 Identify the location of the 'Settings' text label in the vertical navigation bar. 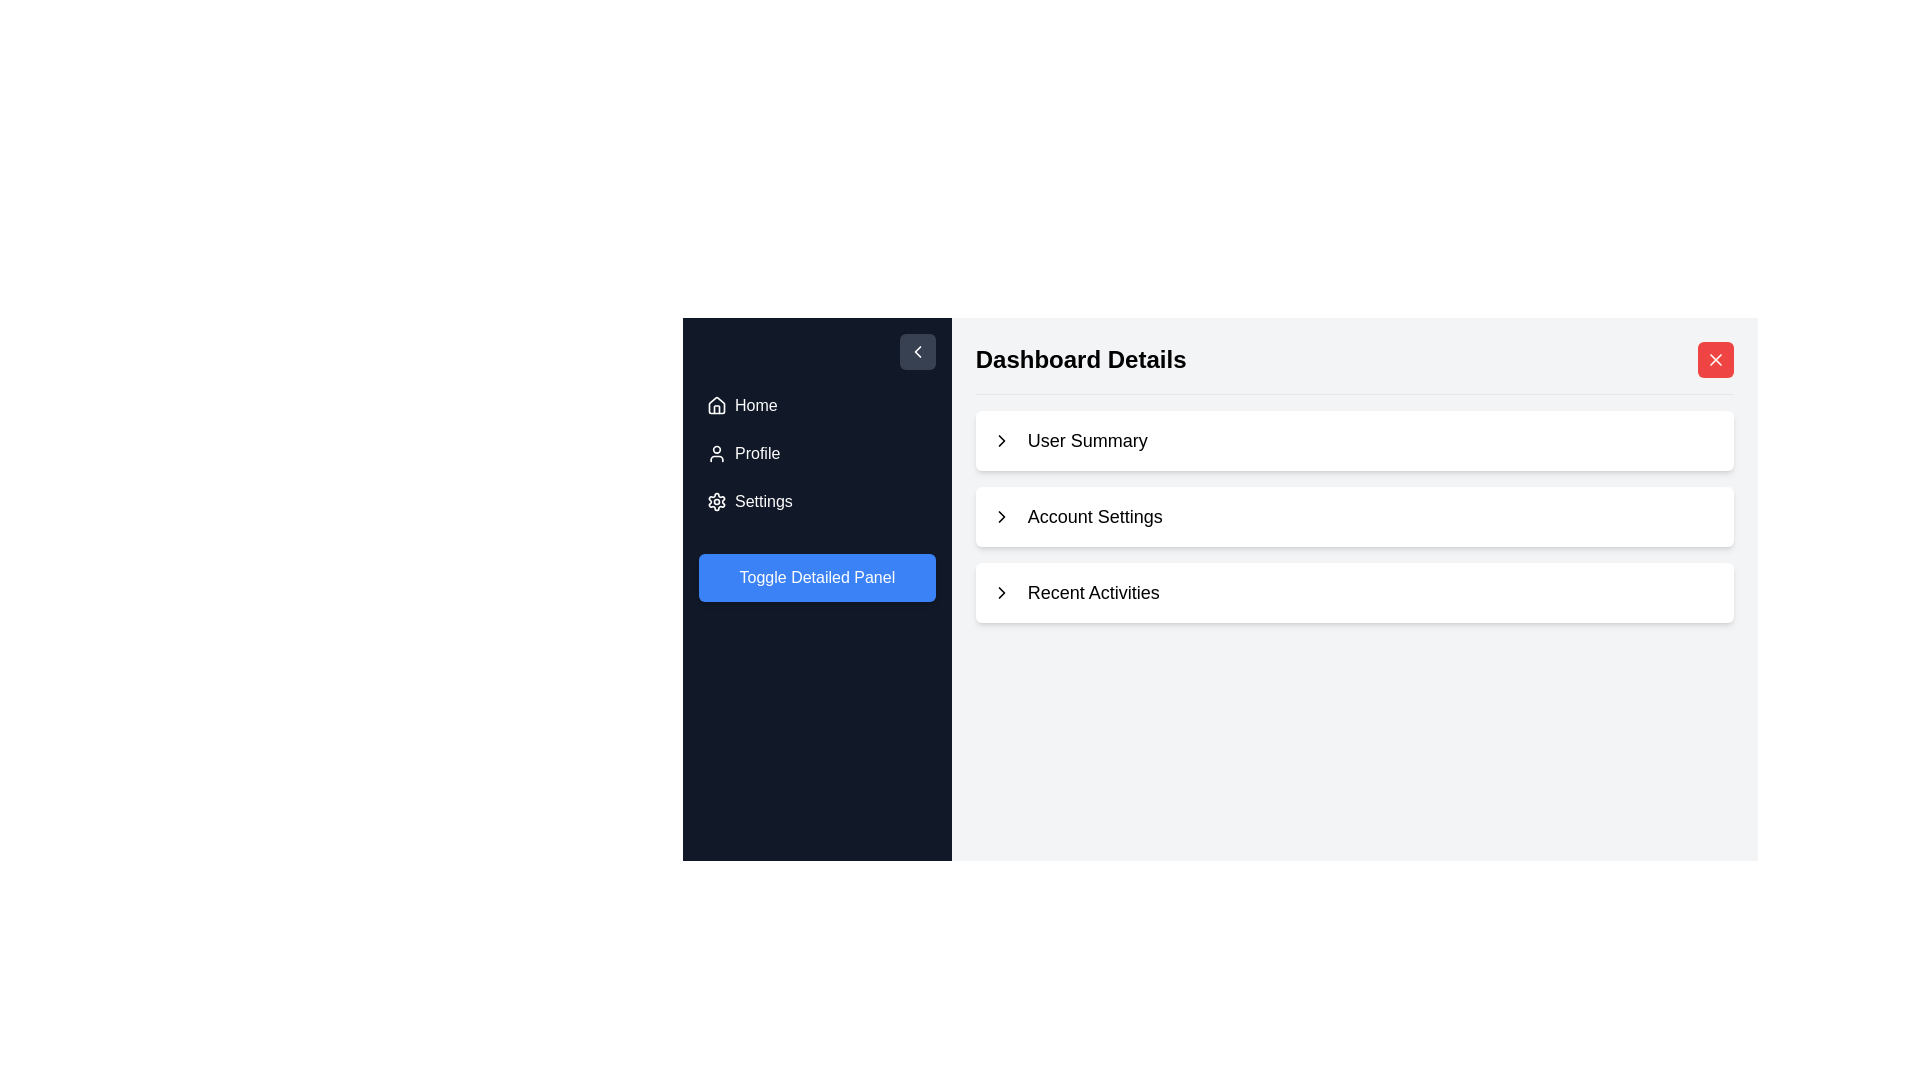
(762, 500).